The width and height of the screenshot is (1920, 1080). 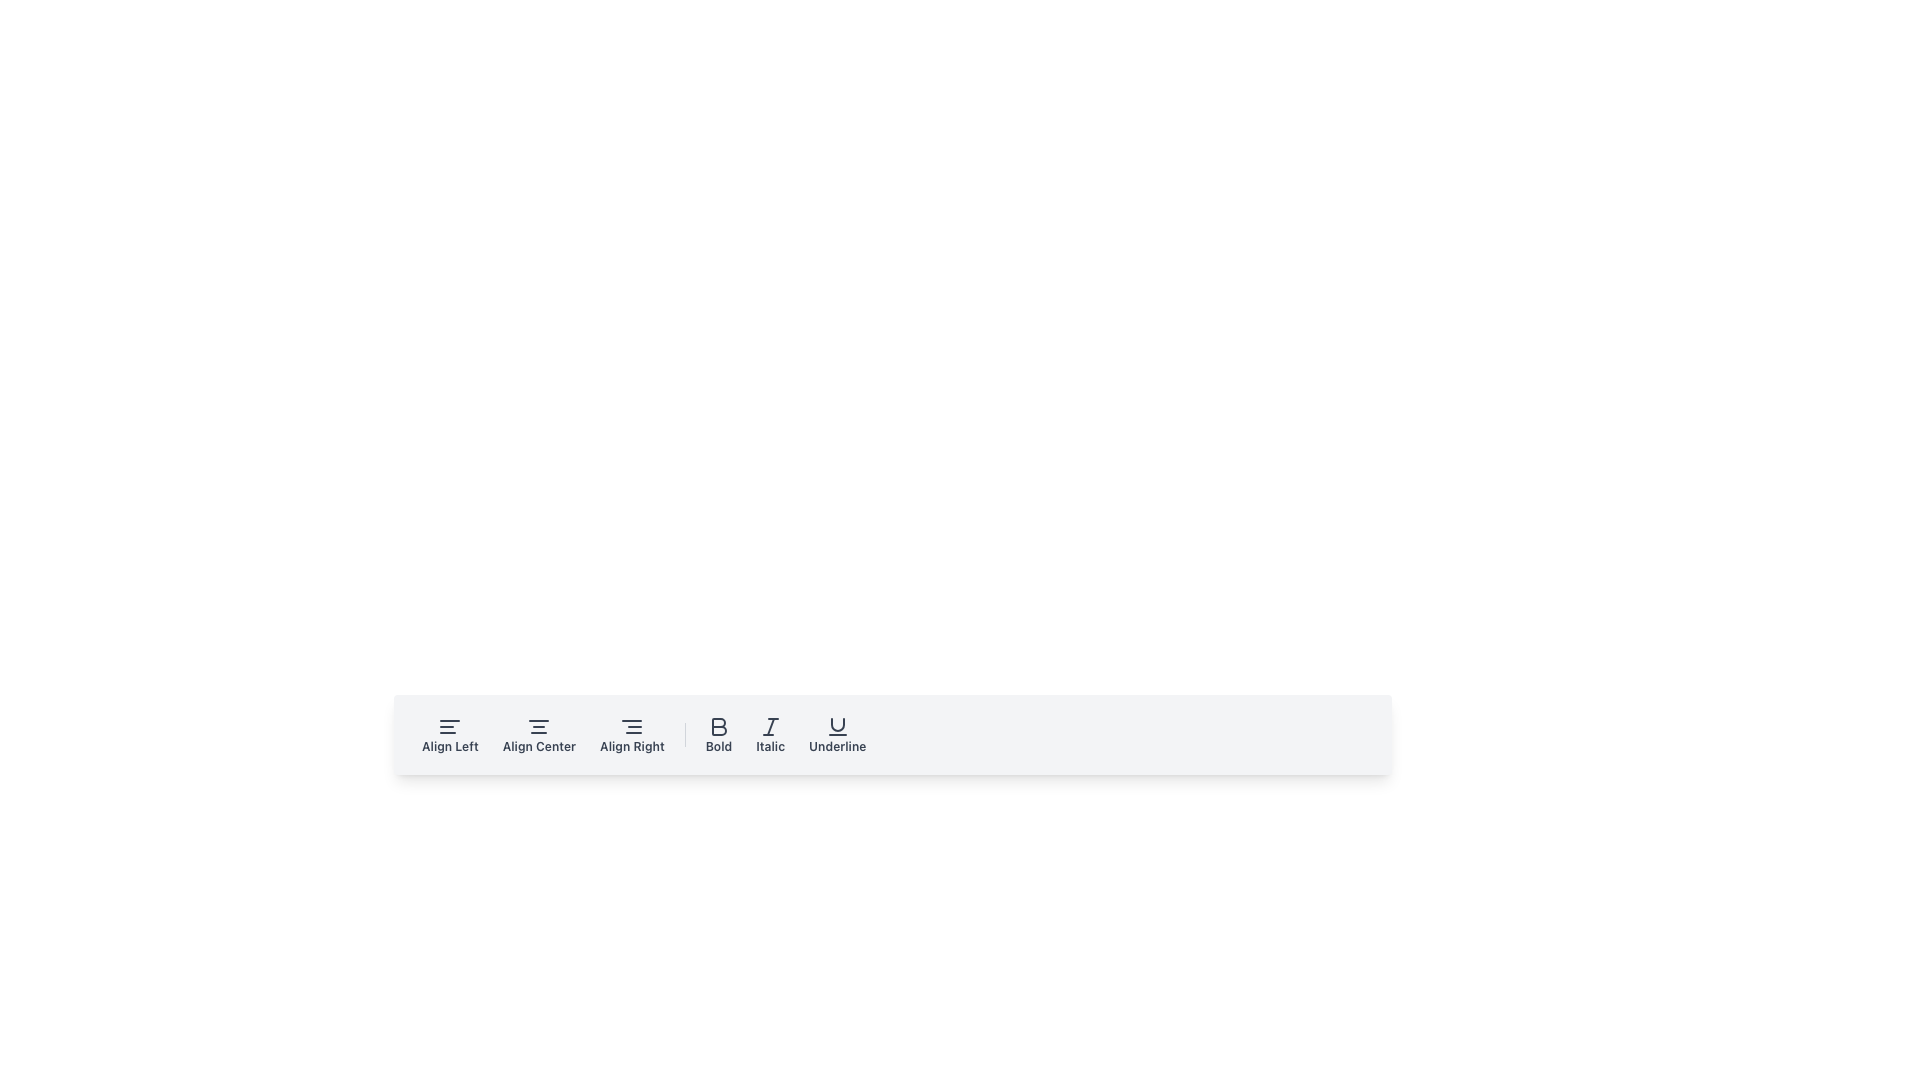 What do you see at coordinates (769, 747) in the screenshot?
I see `the text label displaying 'Italic' in a small, bold font located near the bottom bar of the layout` at bounding box center [769, 747].